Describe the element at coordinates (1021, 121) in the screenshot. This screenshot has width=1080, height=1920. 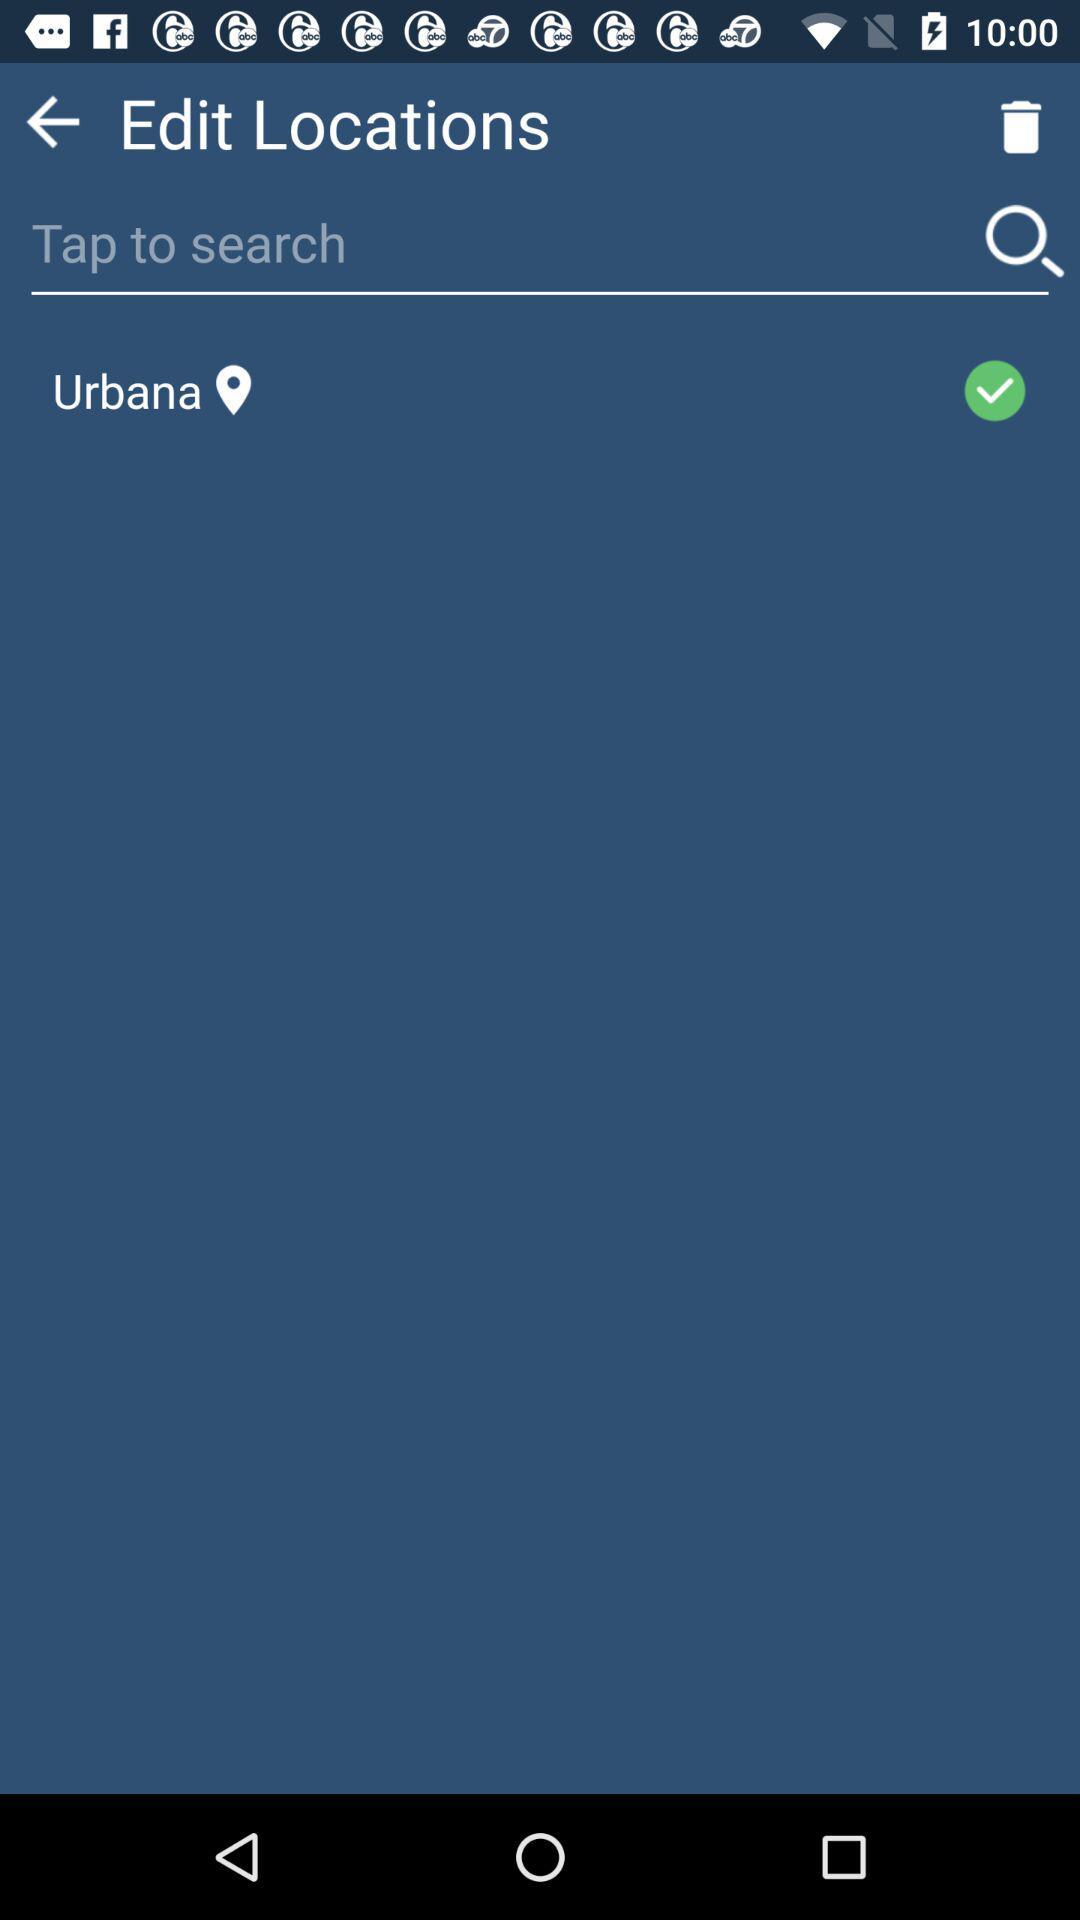
I see `delete` at that location.